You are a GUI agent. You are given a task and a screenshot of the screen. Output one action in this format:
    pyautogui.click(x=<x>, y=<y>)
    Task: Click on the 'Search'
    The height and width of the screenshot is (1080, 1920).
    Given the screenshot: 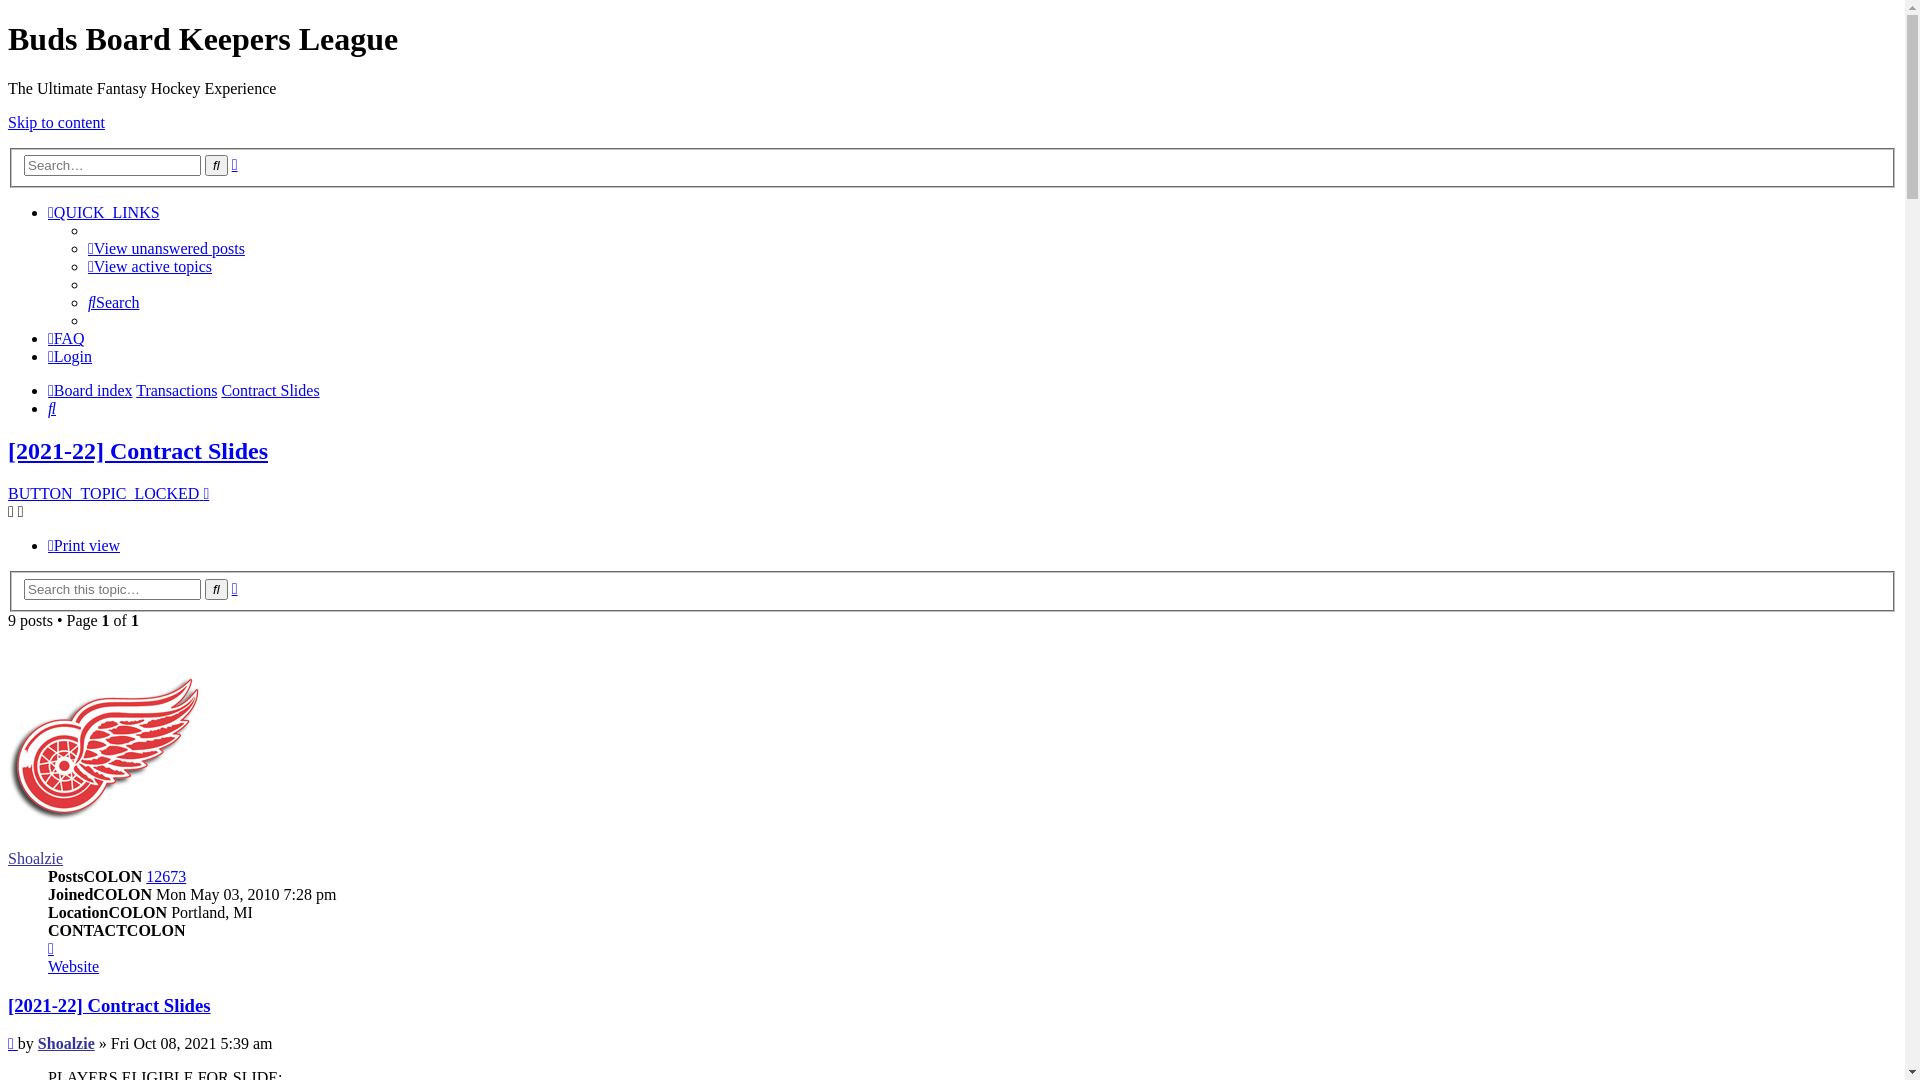 What is the action you would take?
    pyautogui.click(x=216, y=164)
    